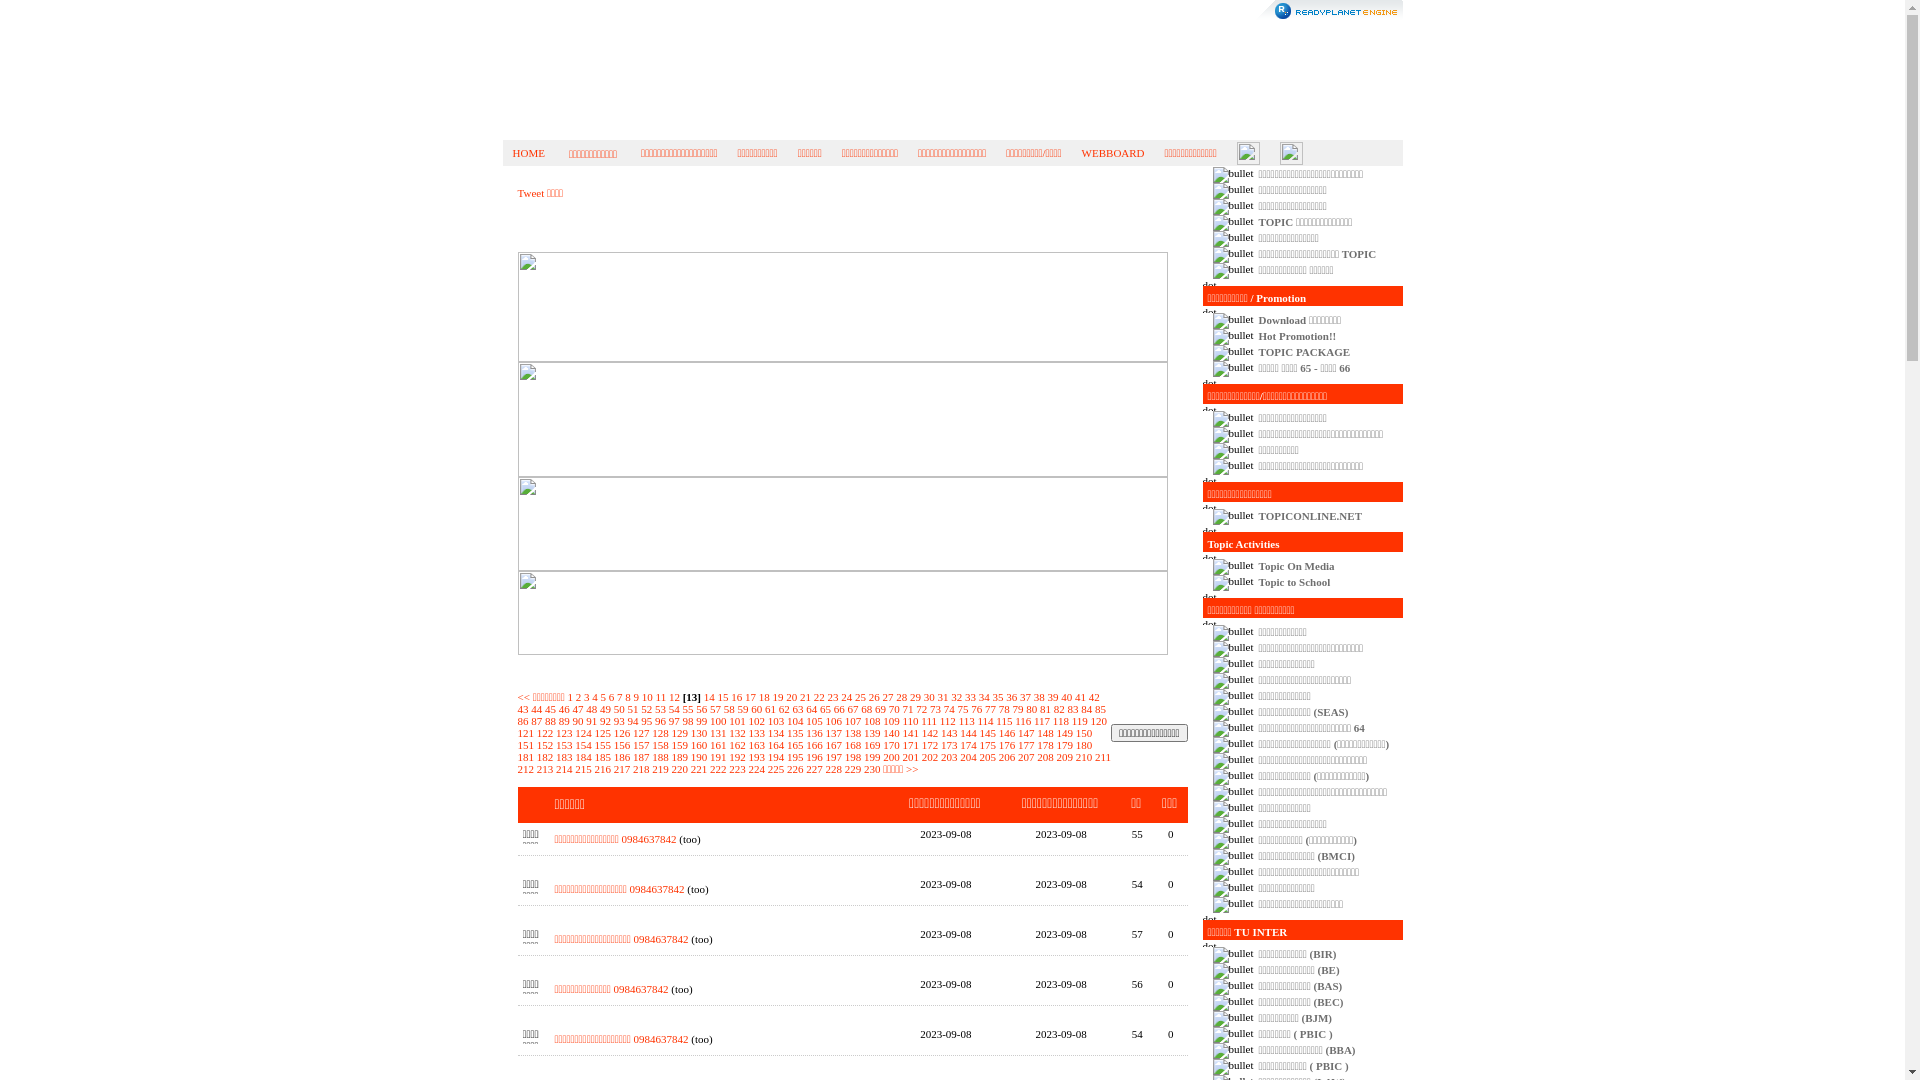  I want to click on '17', so click(749, 696).